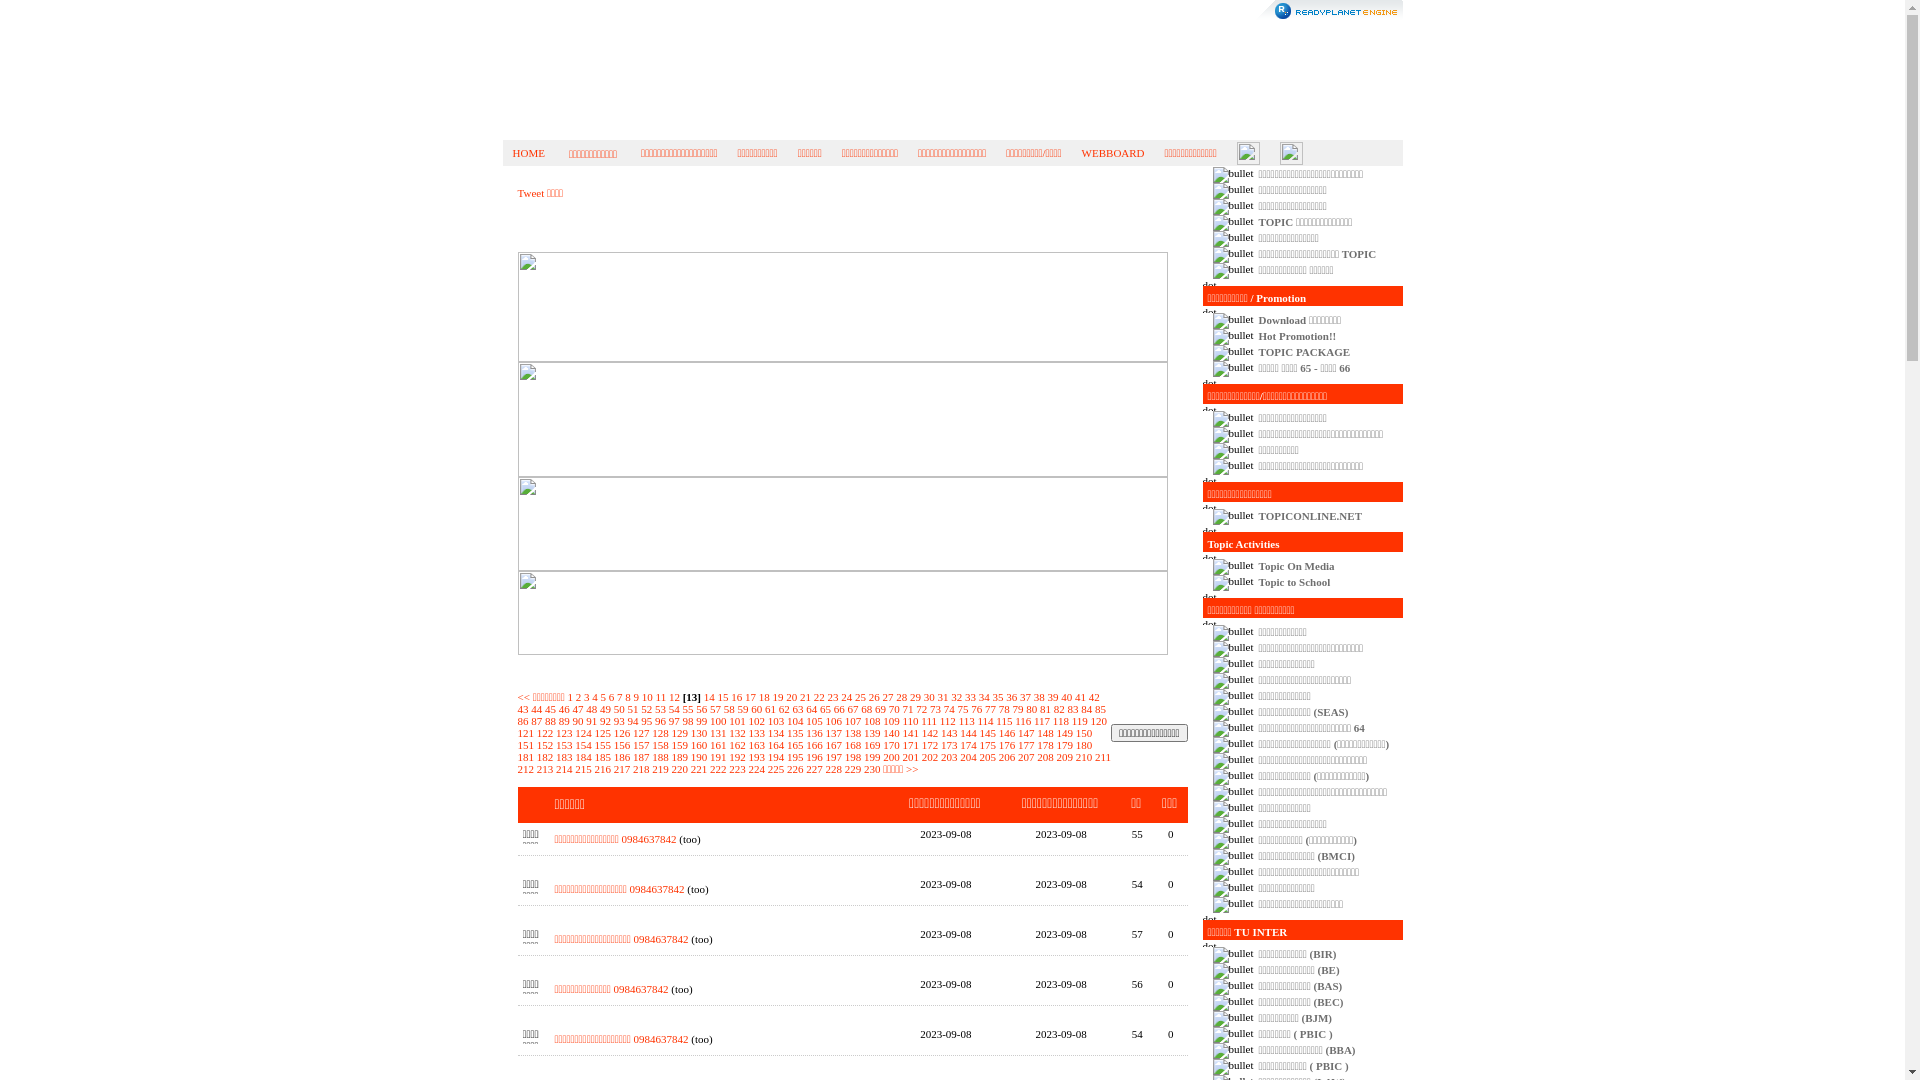  I want to click on '17', so click(749, 696).